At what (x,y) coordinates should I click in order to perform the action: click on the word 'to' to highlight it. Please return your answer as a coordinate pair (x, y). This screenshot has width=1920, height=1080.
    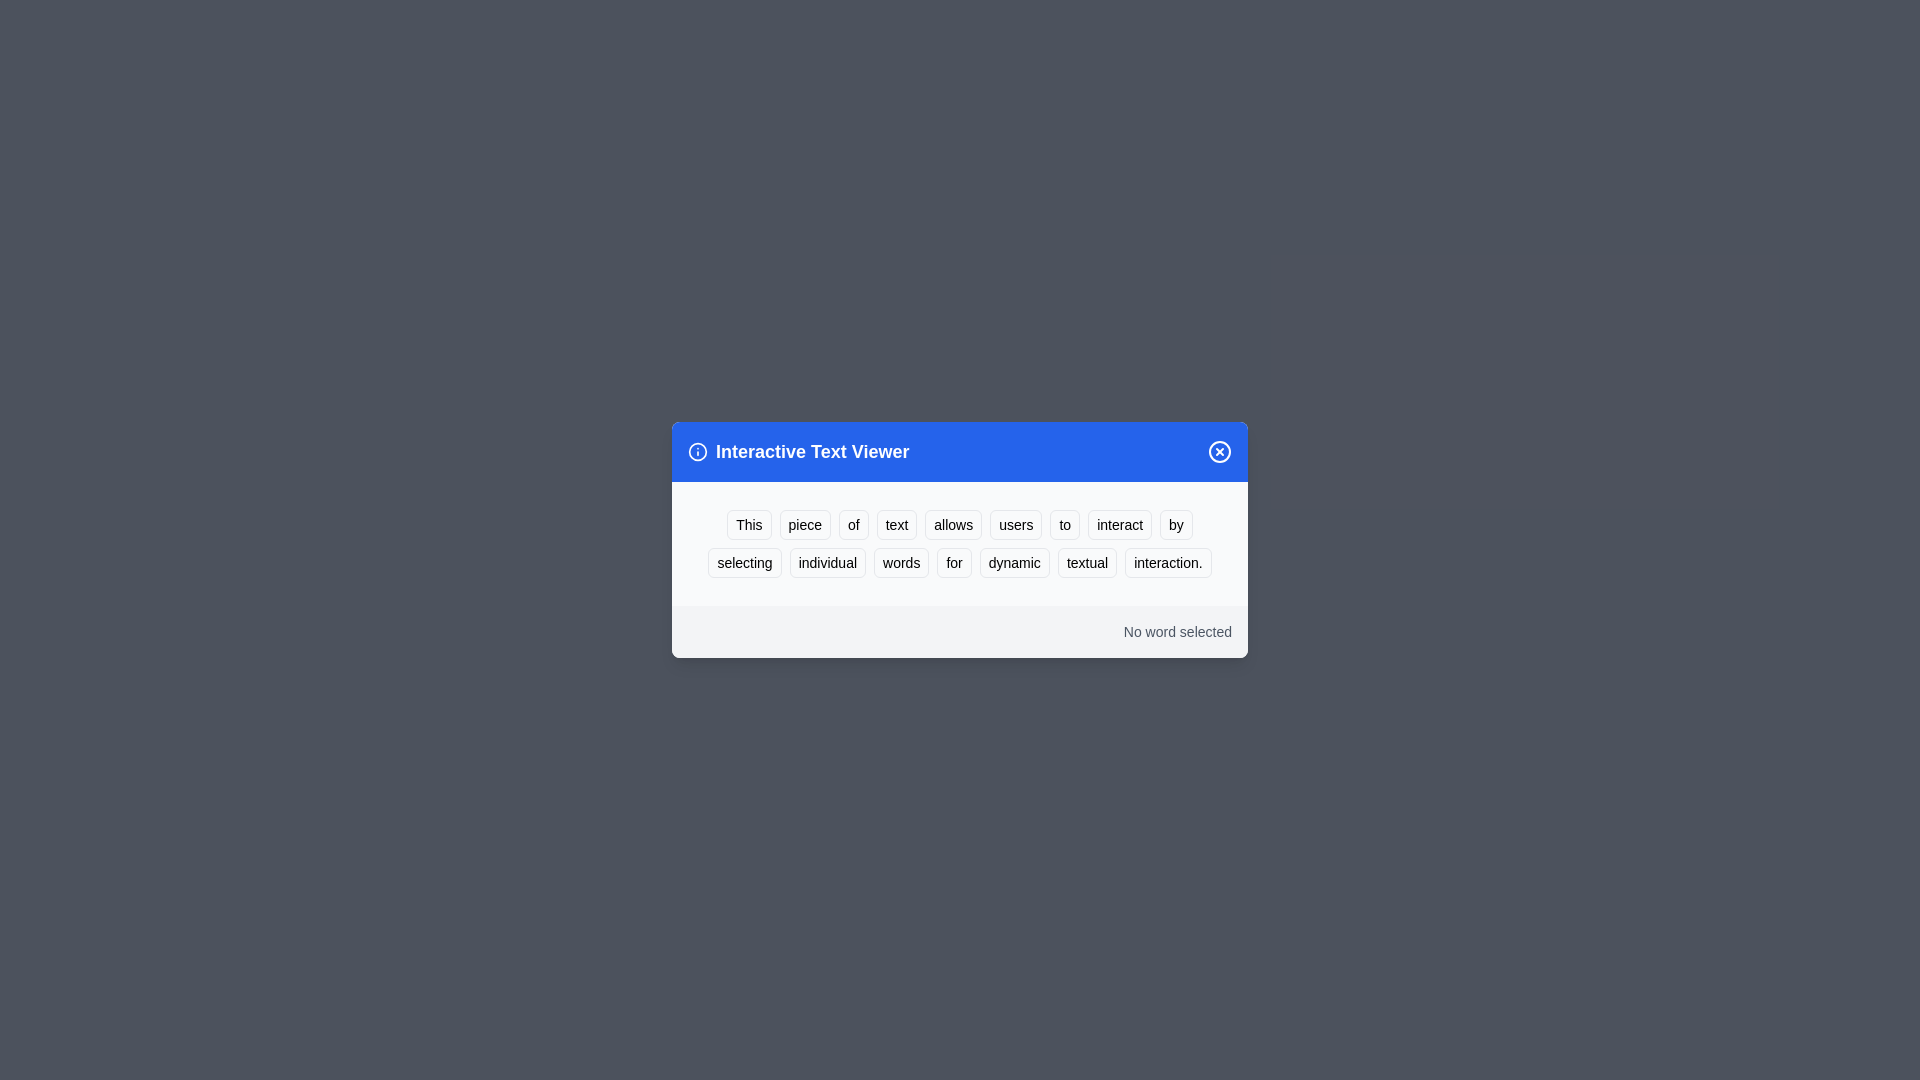
    Looking at the image, I should click on (1064, 523).